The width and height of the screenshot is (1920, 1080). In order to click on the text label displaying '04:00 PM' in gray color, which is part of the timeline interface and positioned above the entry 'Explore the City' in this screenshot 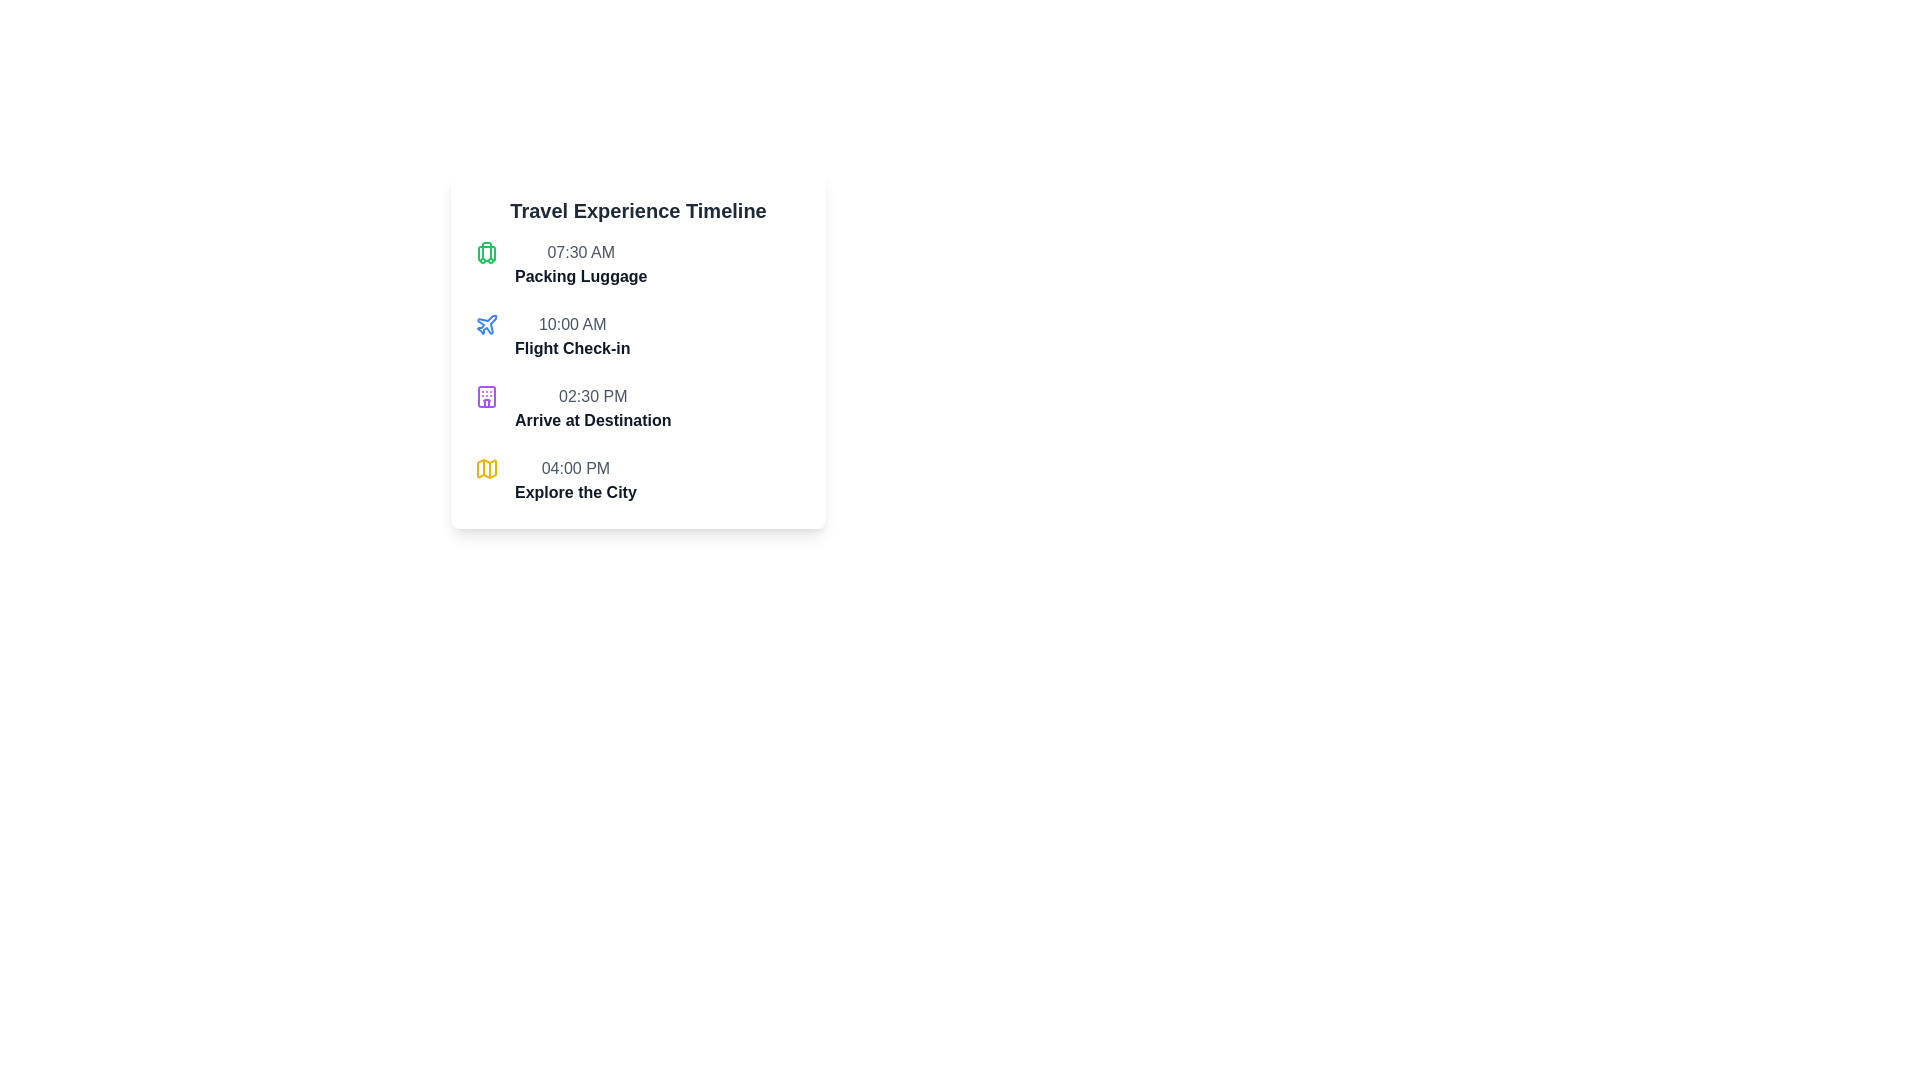, I will do `click(575, 469)`.